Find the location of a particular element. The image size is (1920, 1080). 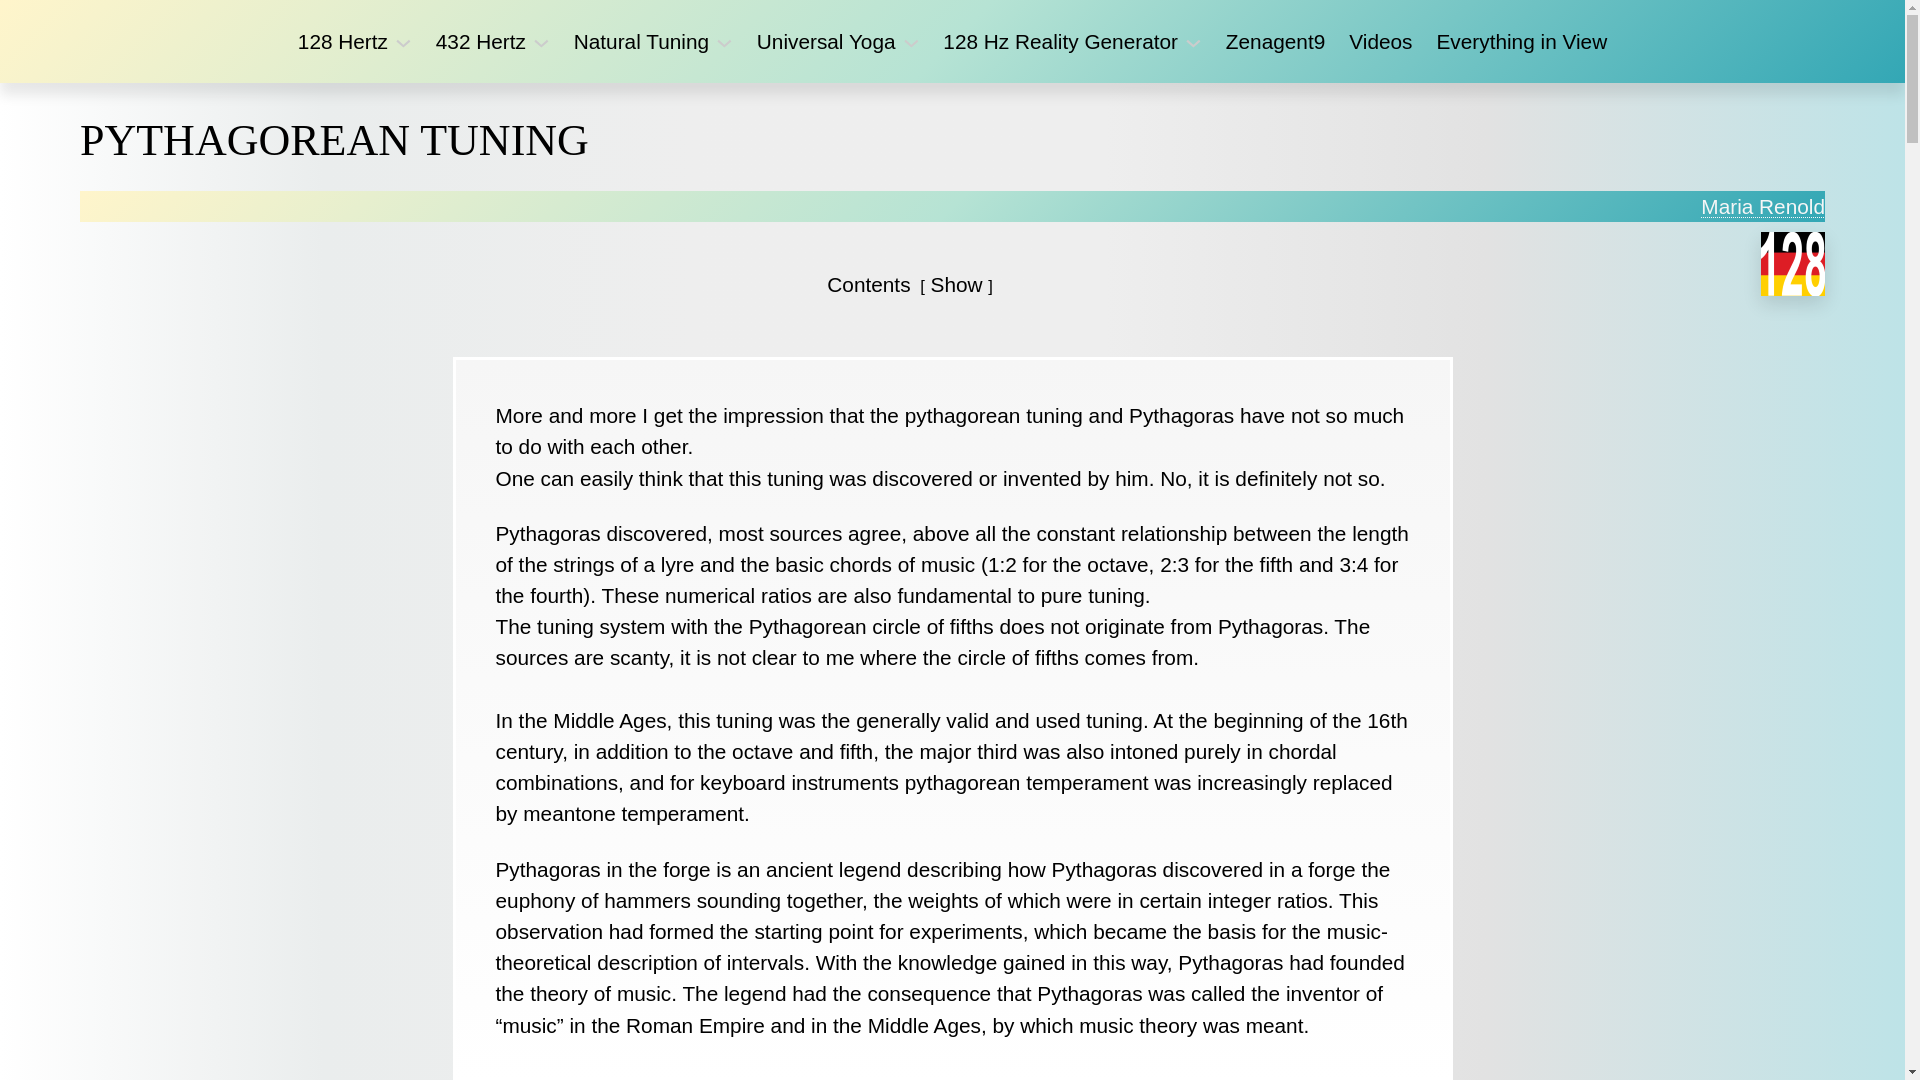

'Universal Yoga' is located at coordinates (756, 41).